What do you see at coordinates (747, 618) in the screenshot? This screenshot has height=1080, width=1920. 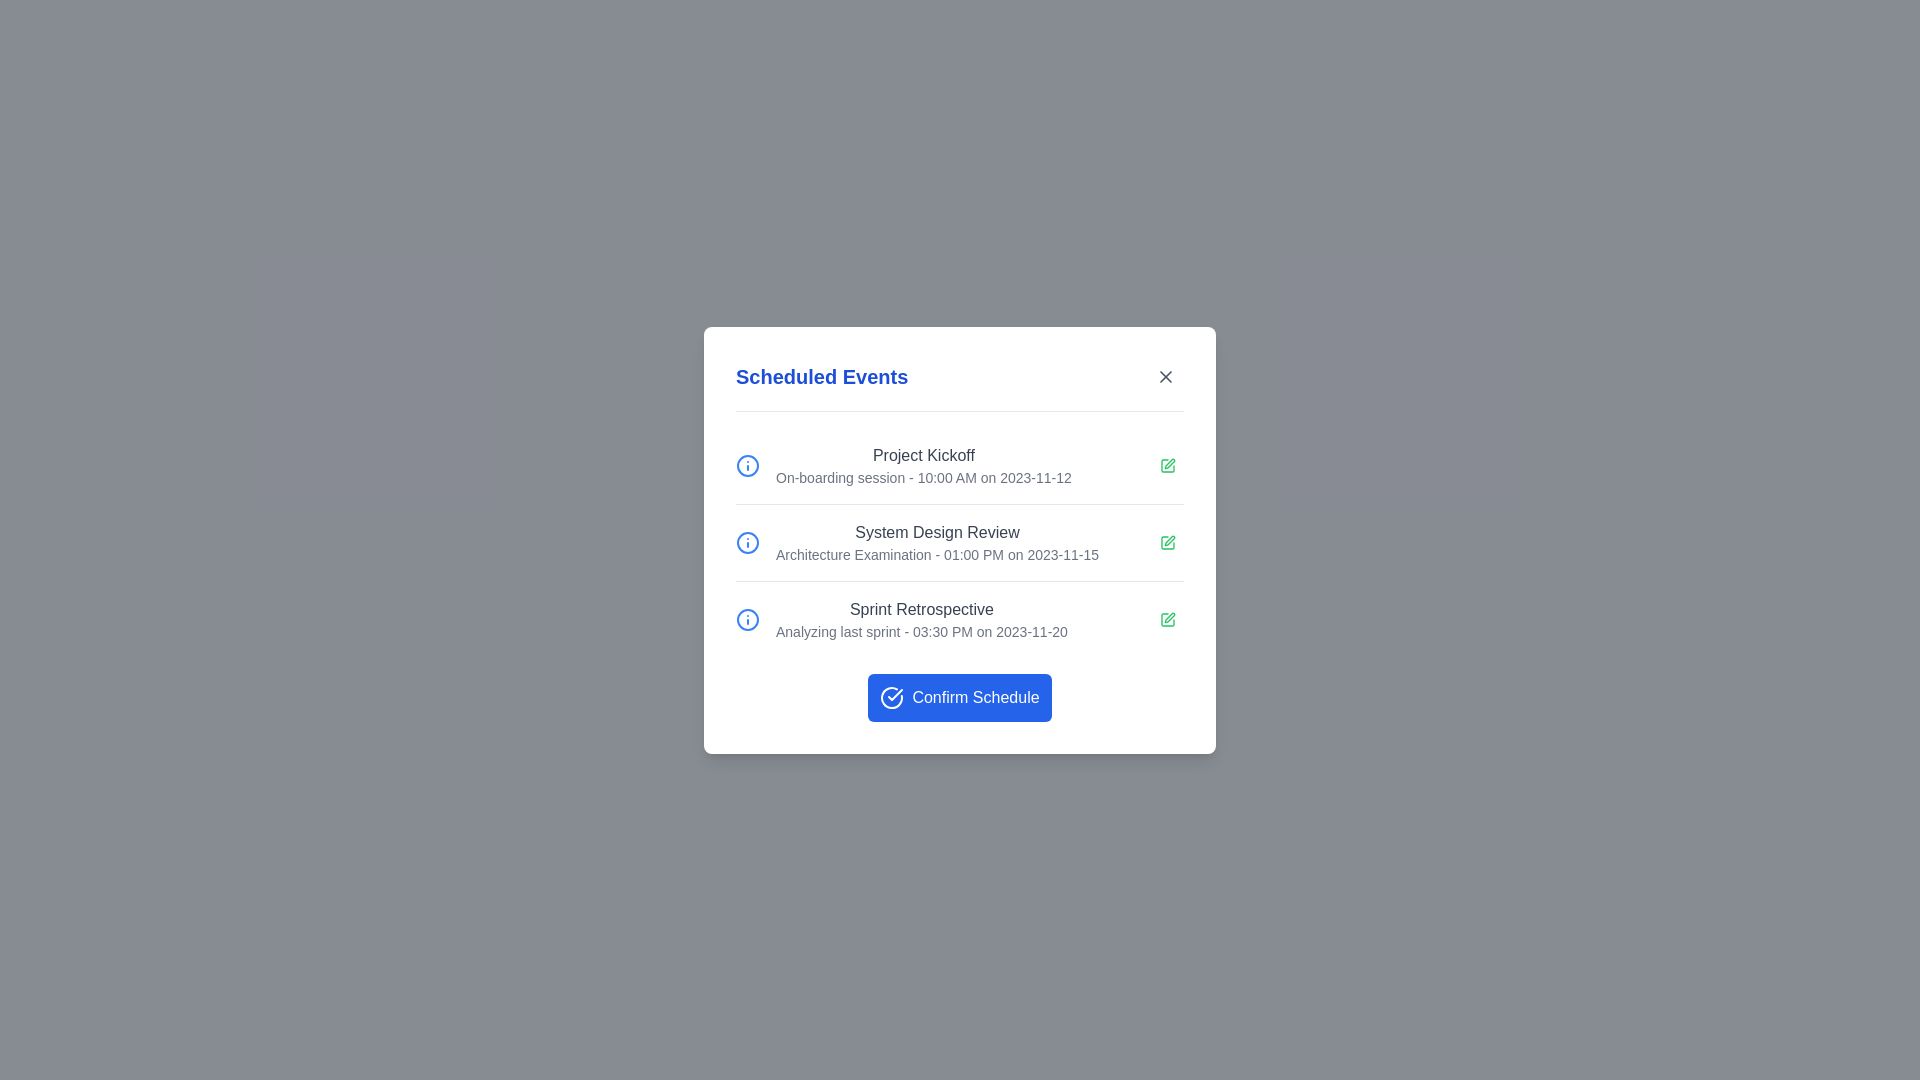 I see `the information icon for Sprint Retrospective to view more details` at bounding box center [747, 618].